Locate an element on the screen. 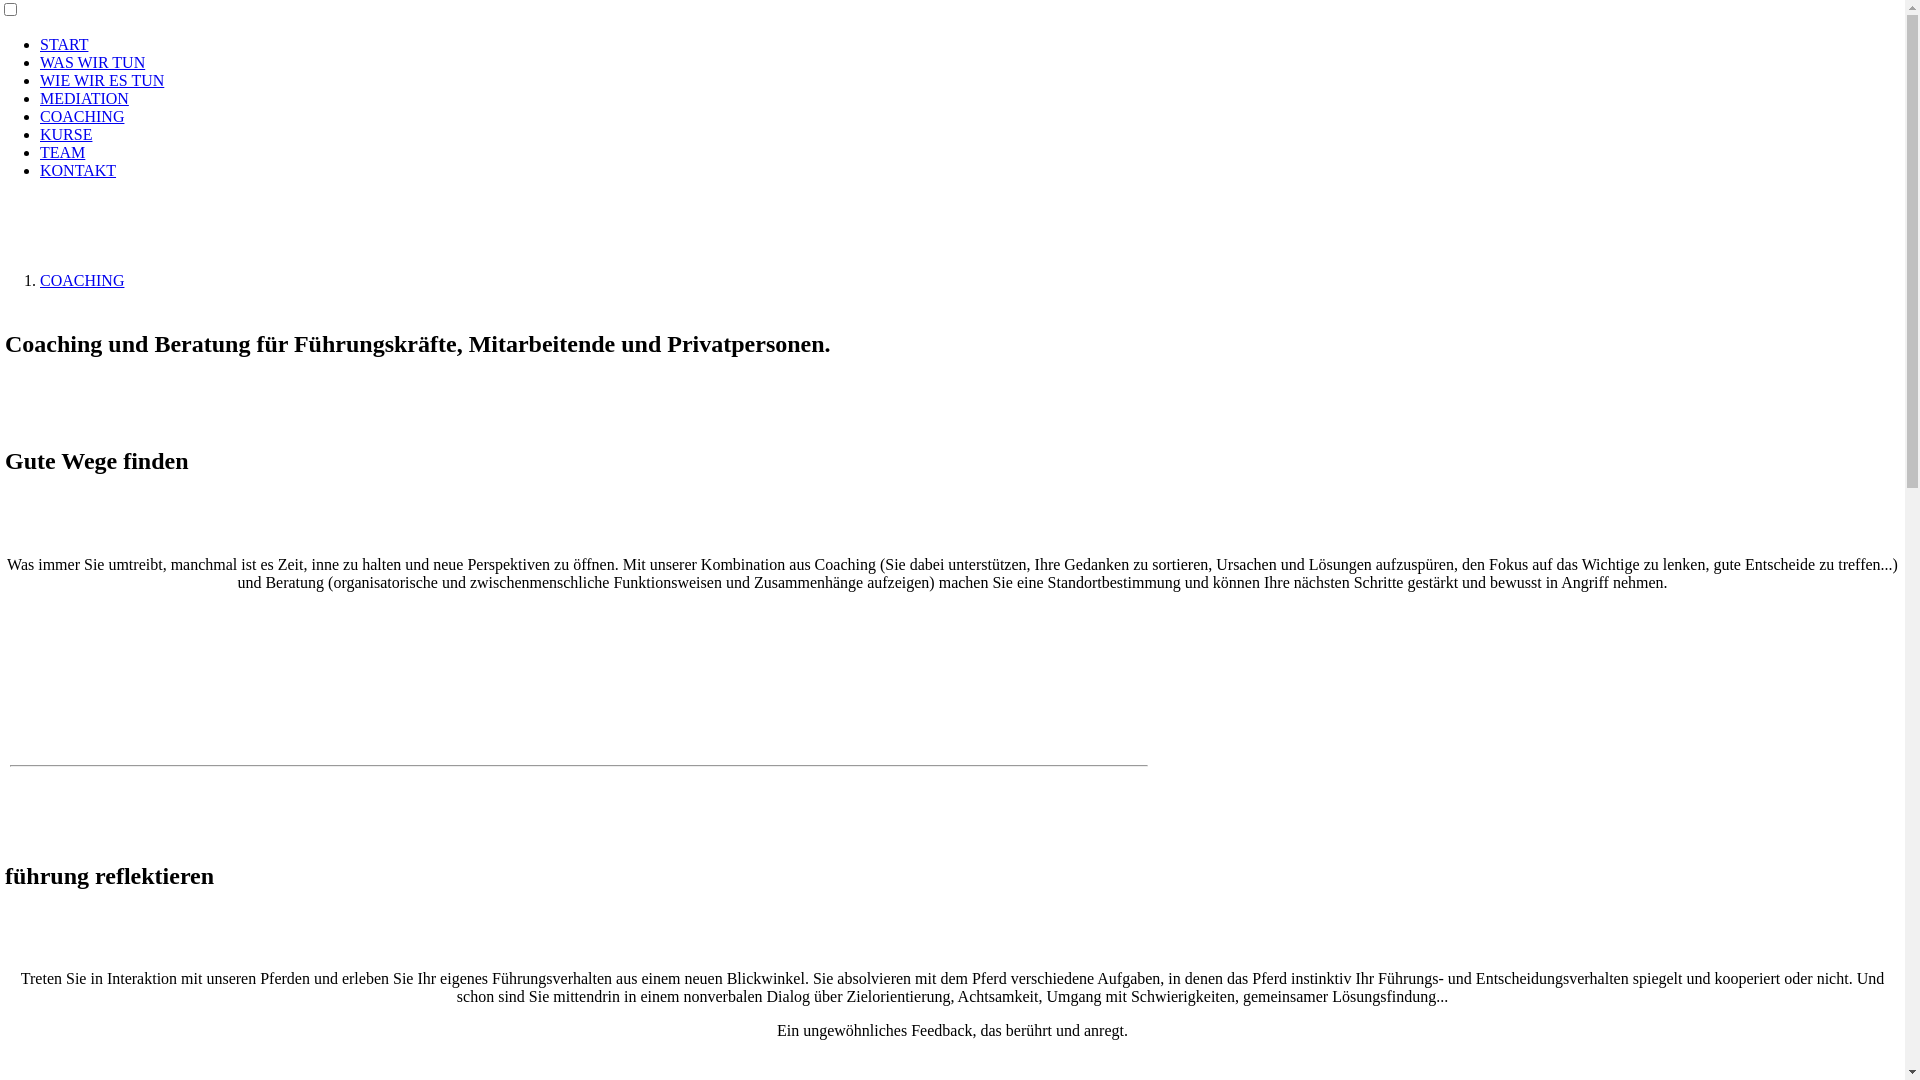 This screenshot has width=1920, height=1080. 'KURSE' is located at coordinates (66, 134).